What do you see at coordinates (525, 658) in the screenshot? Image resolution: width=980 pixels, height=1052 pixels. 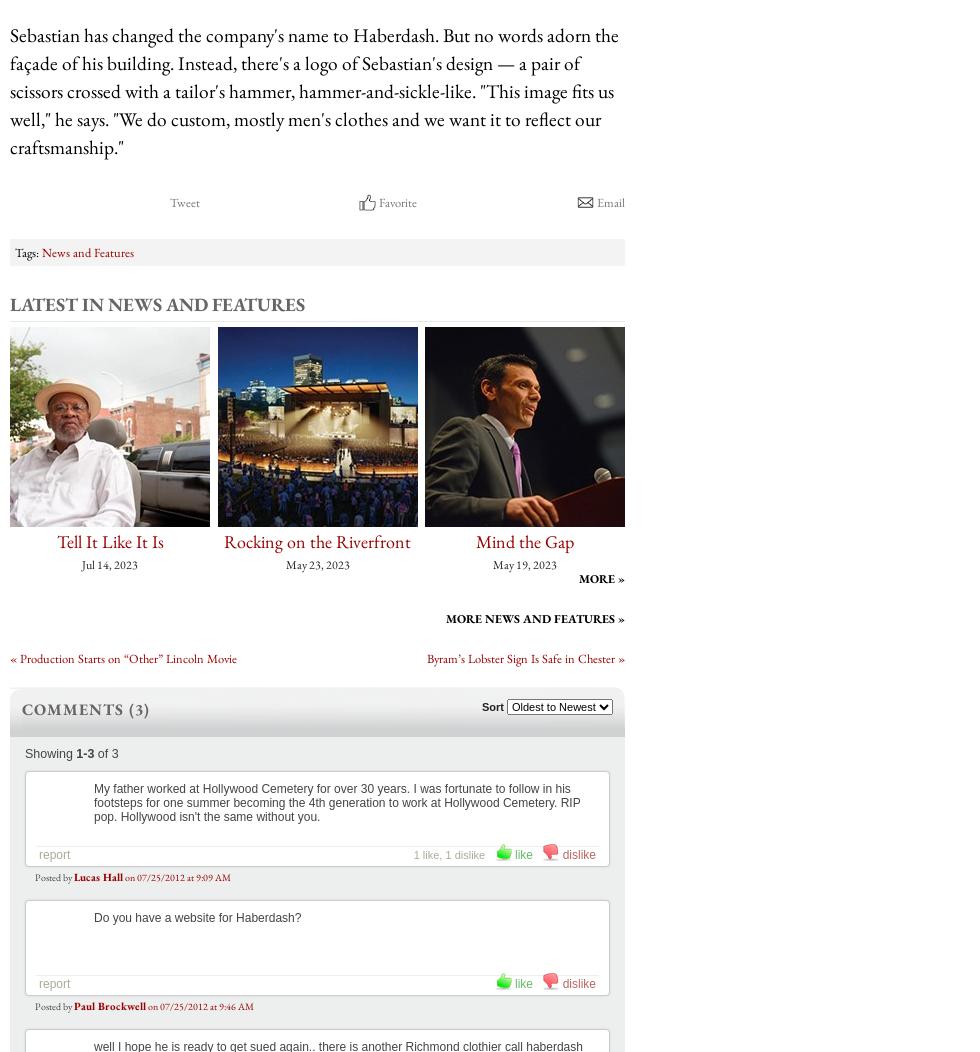 I see `'Byram’s Lobster Sign Is Safe in Chester »'` at bounding box center [525, 658].